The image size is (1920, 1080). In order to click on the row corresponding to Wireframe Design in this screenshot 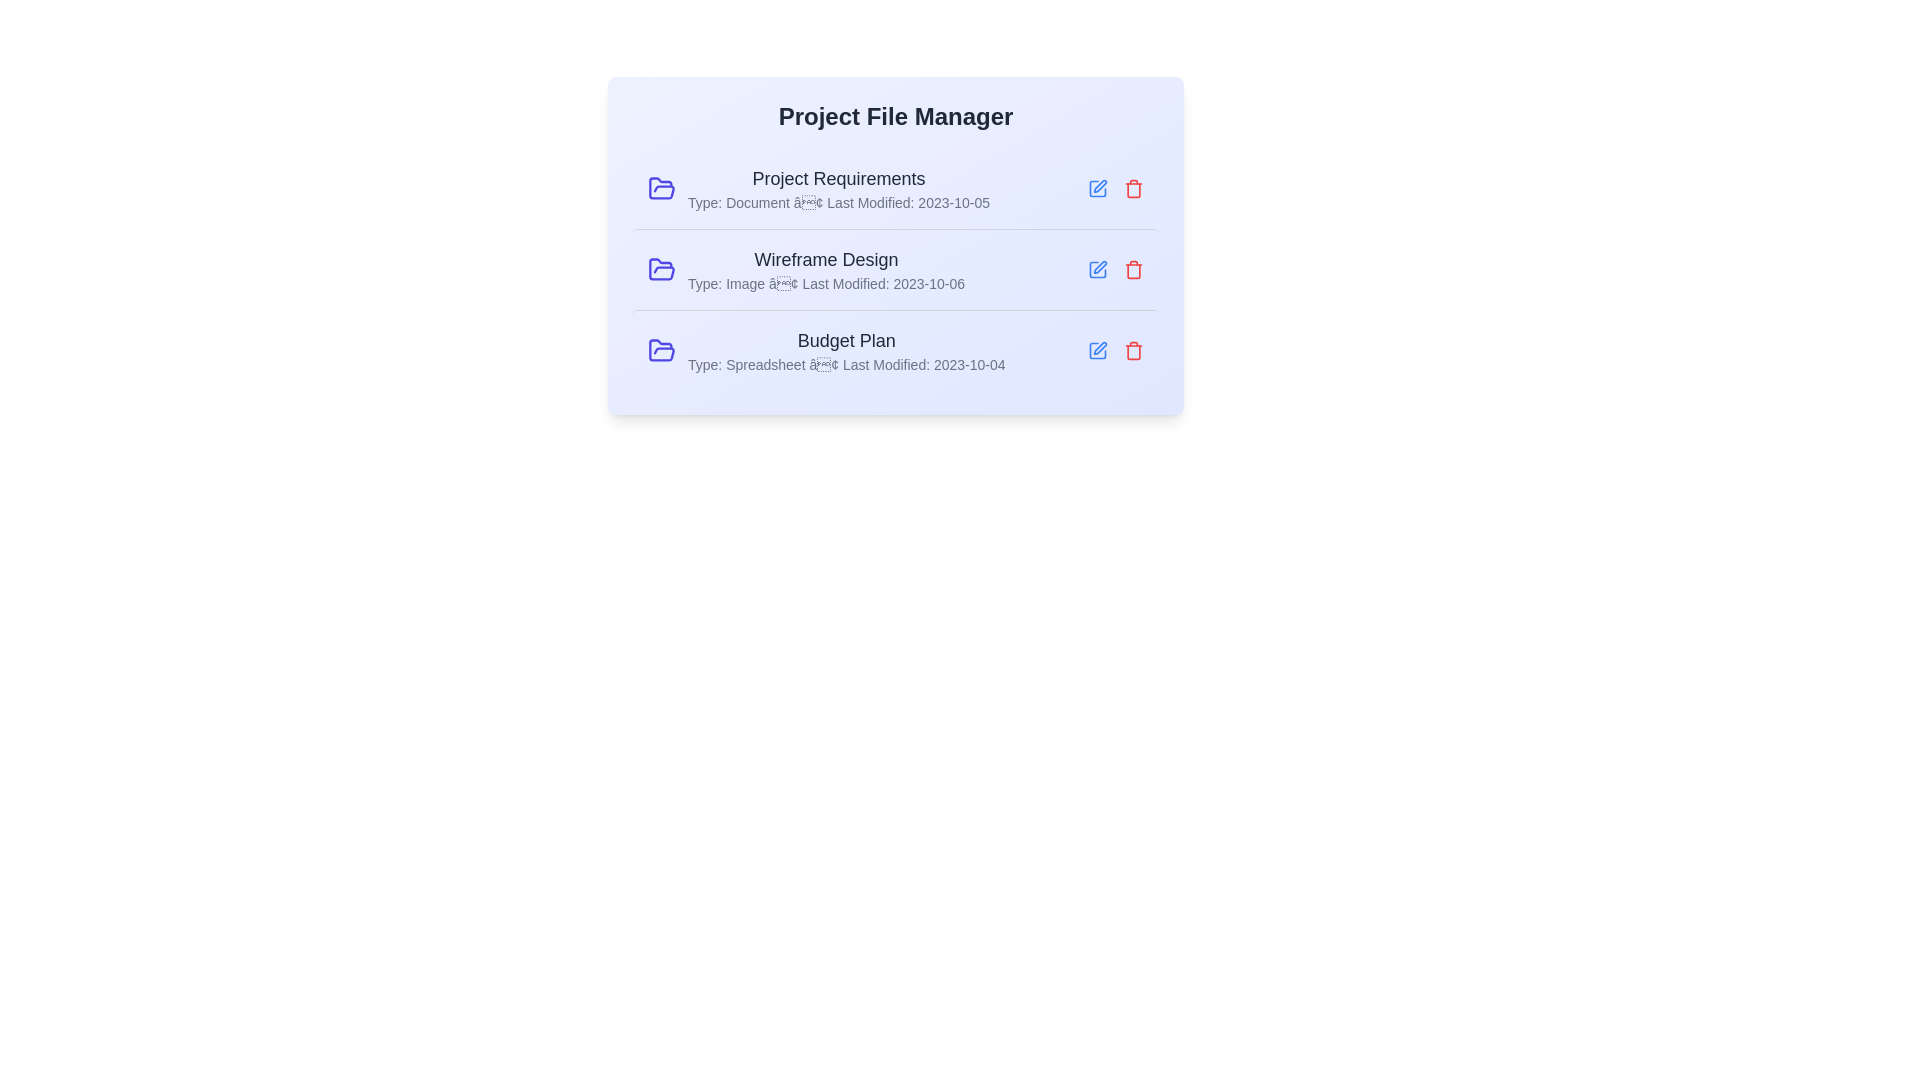, I will do `click(895, 268)`.